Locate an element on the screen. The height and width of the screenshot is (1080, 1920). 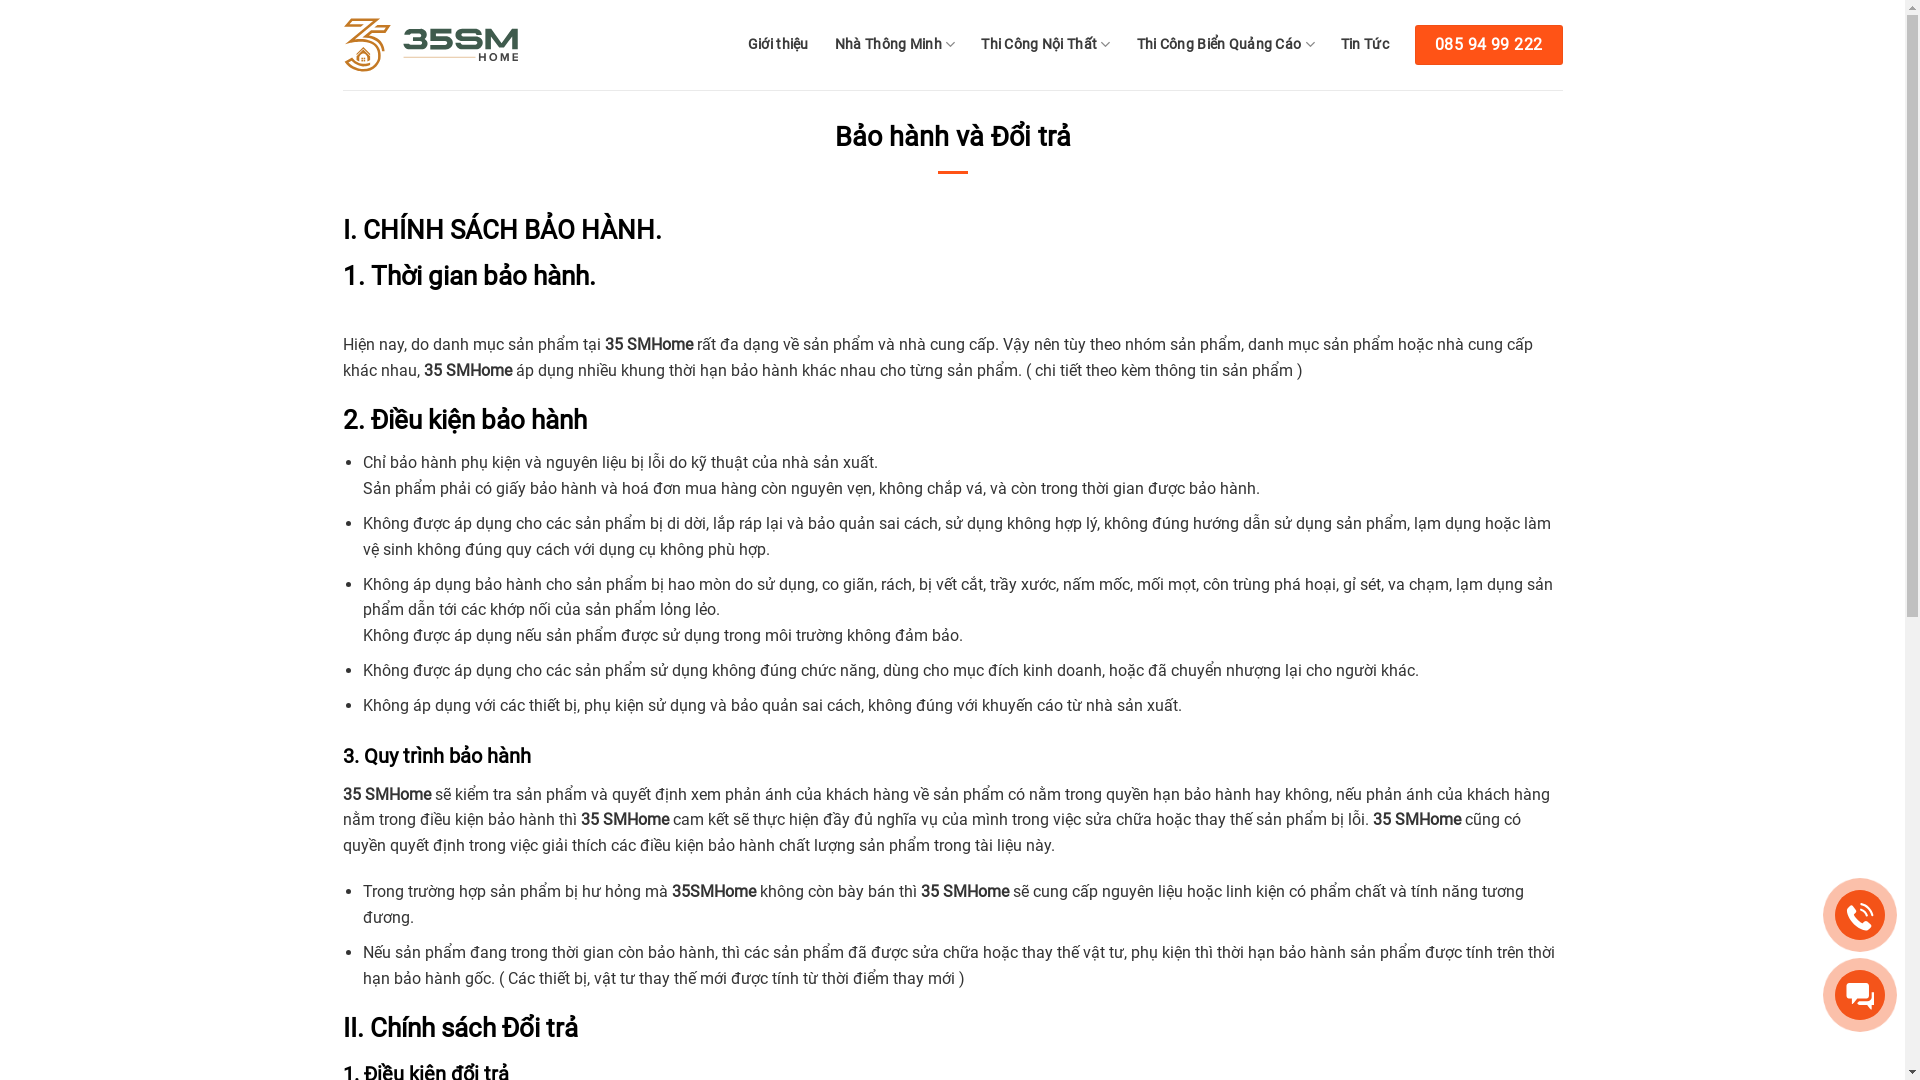
'085 94 99 222' is located at coordinates (1414, 45).